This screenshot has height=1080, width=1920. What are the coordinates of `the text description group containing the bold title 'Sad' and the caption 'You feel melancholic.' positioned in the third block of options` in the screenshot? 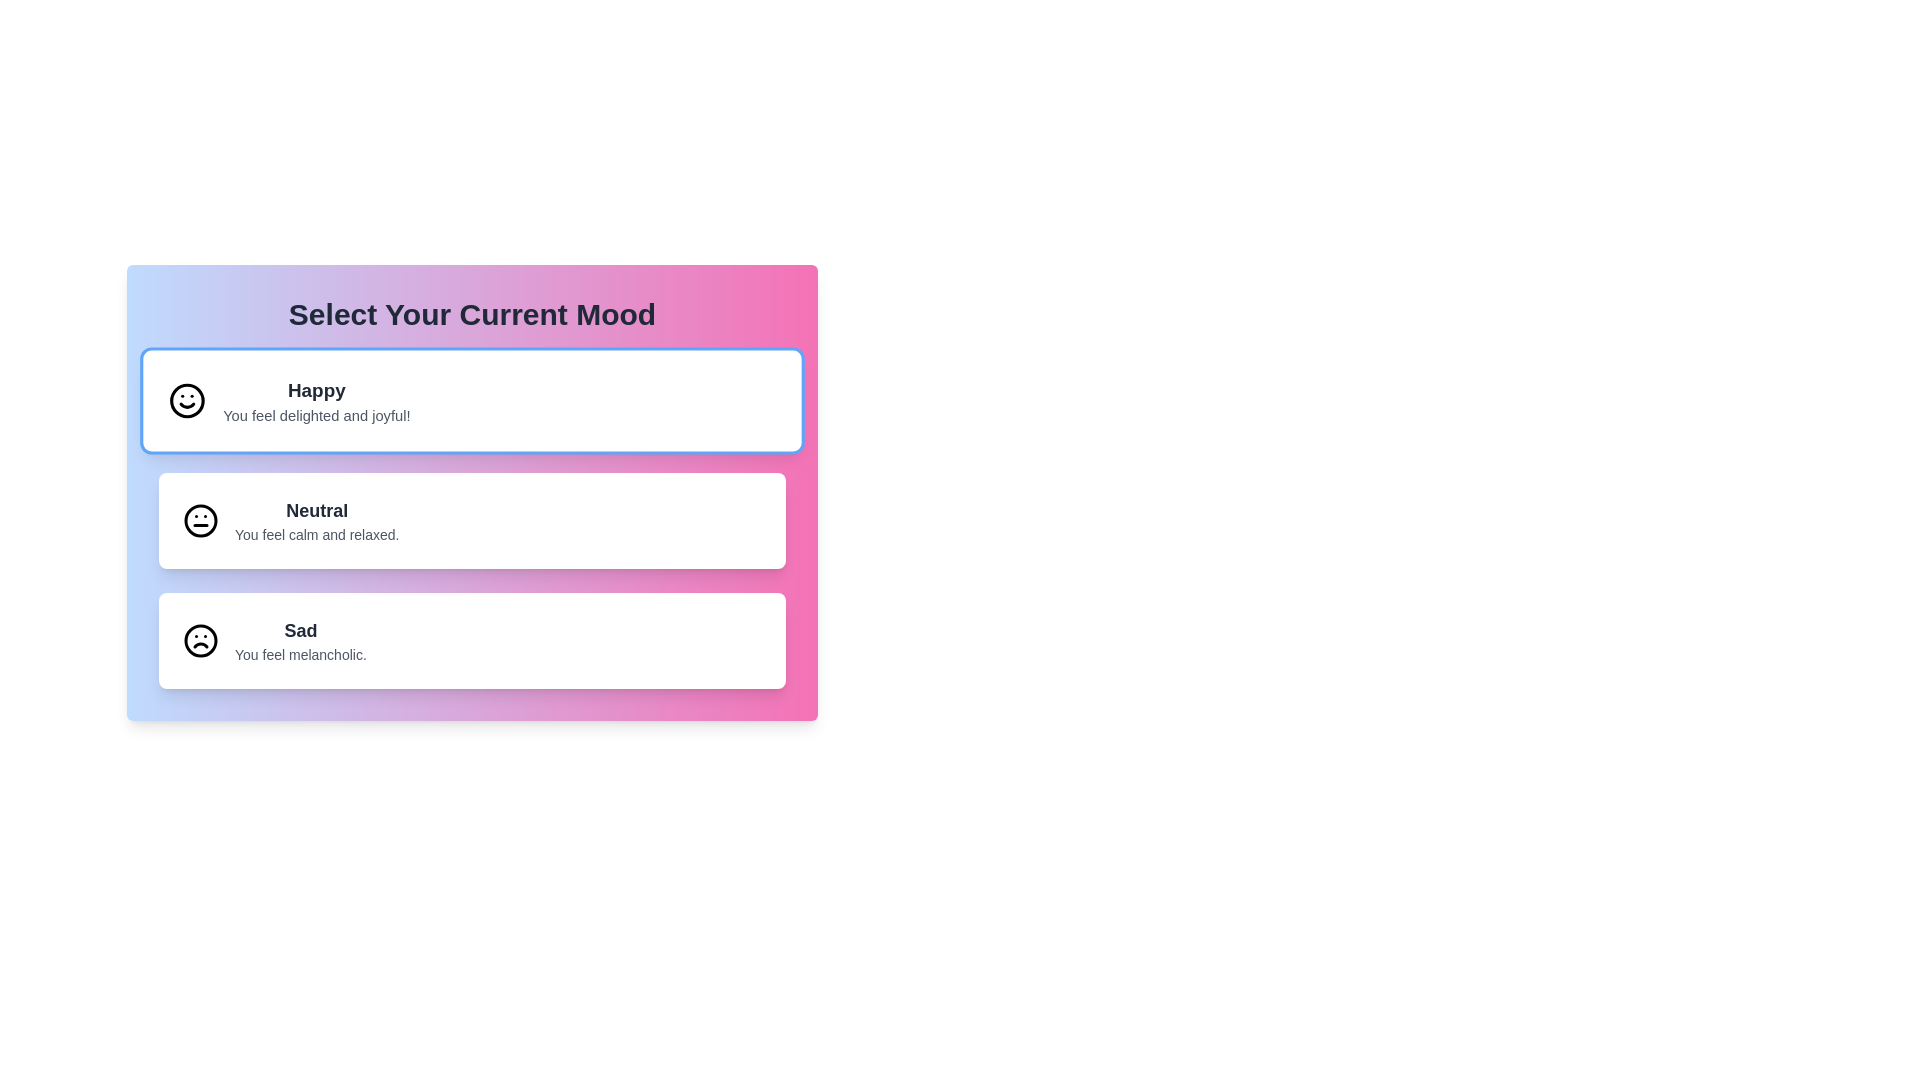 It's located at (299, 640).